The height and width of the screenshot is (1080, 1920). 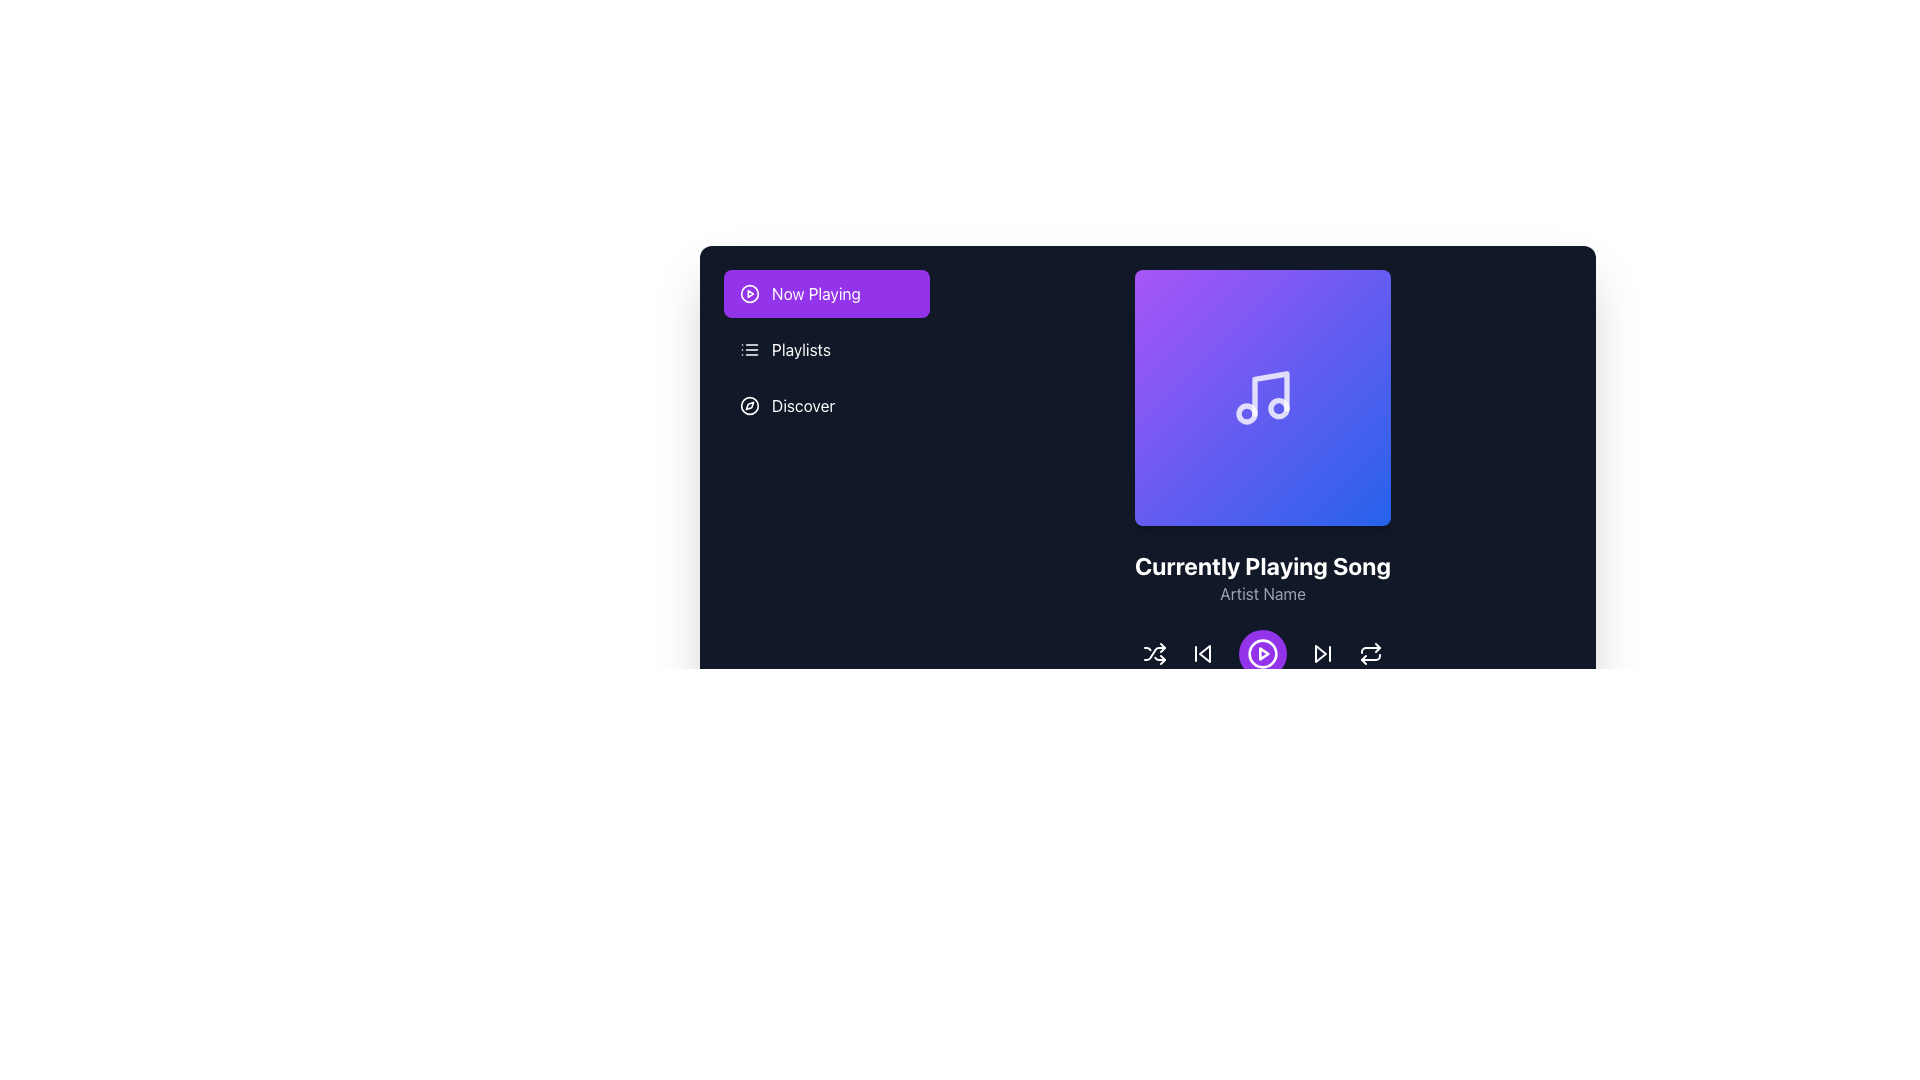 What do you see at coordinates (826, 349) in the screenshot?
I see `the 'Playlists' button in the vertical navigation menu` at bounding box center [826, 349].